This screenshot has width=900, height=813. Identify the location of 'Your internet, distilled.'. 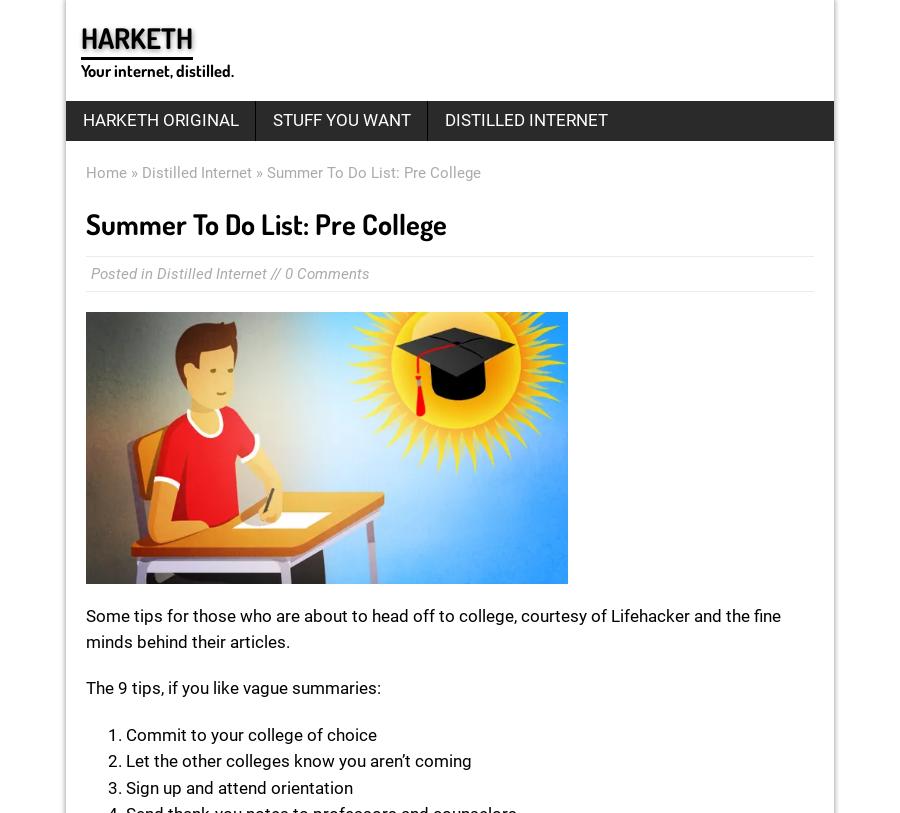
(80, 68).